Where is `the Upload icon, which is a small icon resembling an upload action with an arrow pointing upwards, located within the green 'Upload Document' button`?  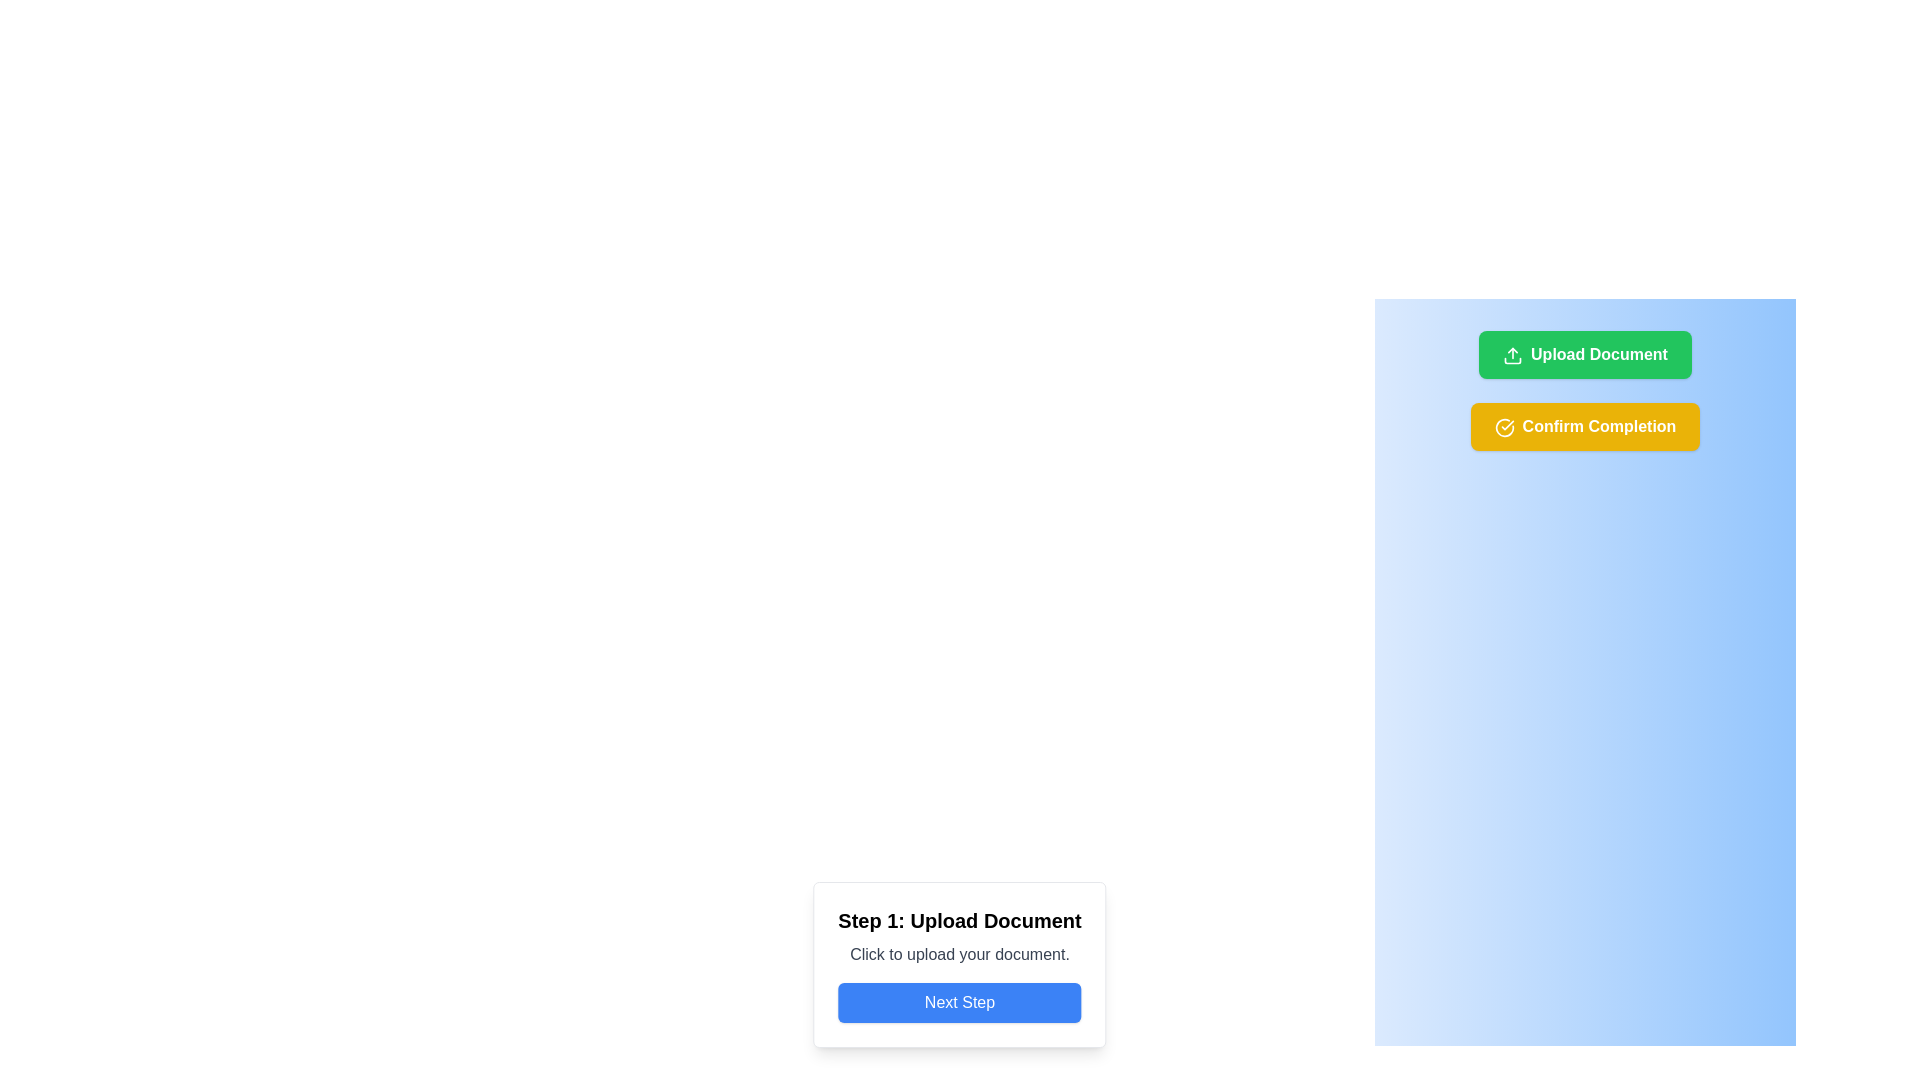
the Upload icon, which is a small icon resembling an upload action with an arrow pointing upwards, located within the green 'Upload Document' button is located at coordinates (1512, 354).